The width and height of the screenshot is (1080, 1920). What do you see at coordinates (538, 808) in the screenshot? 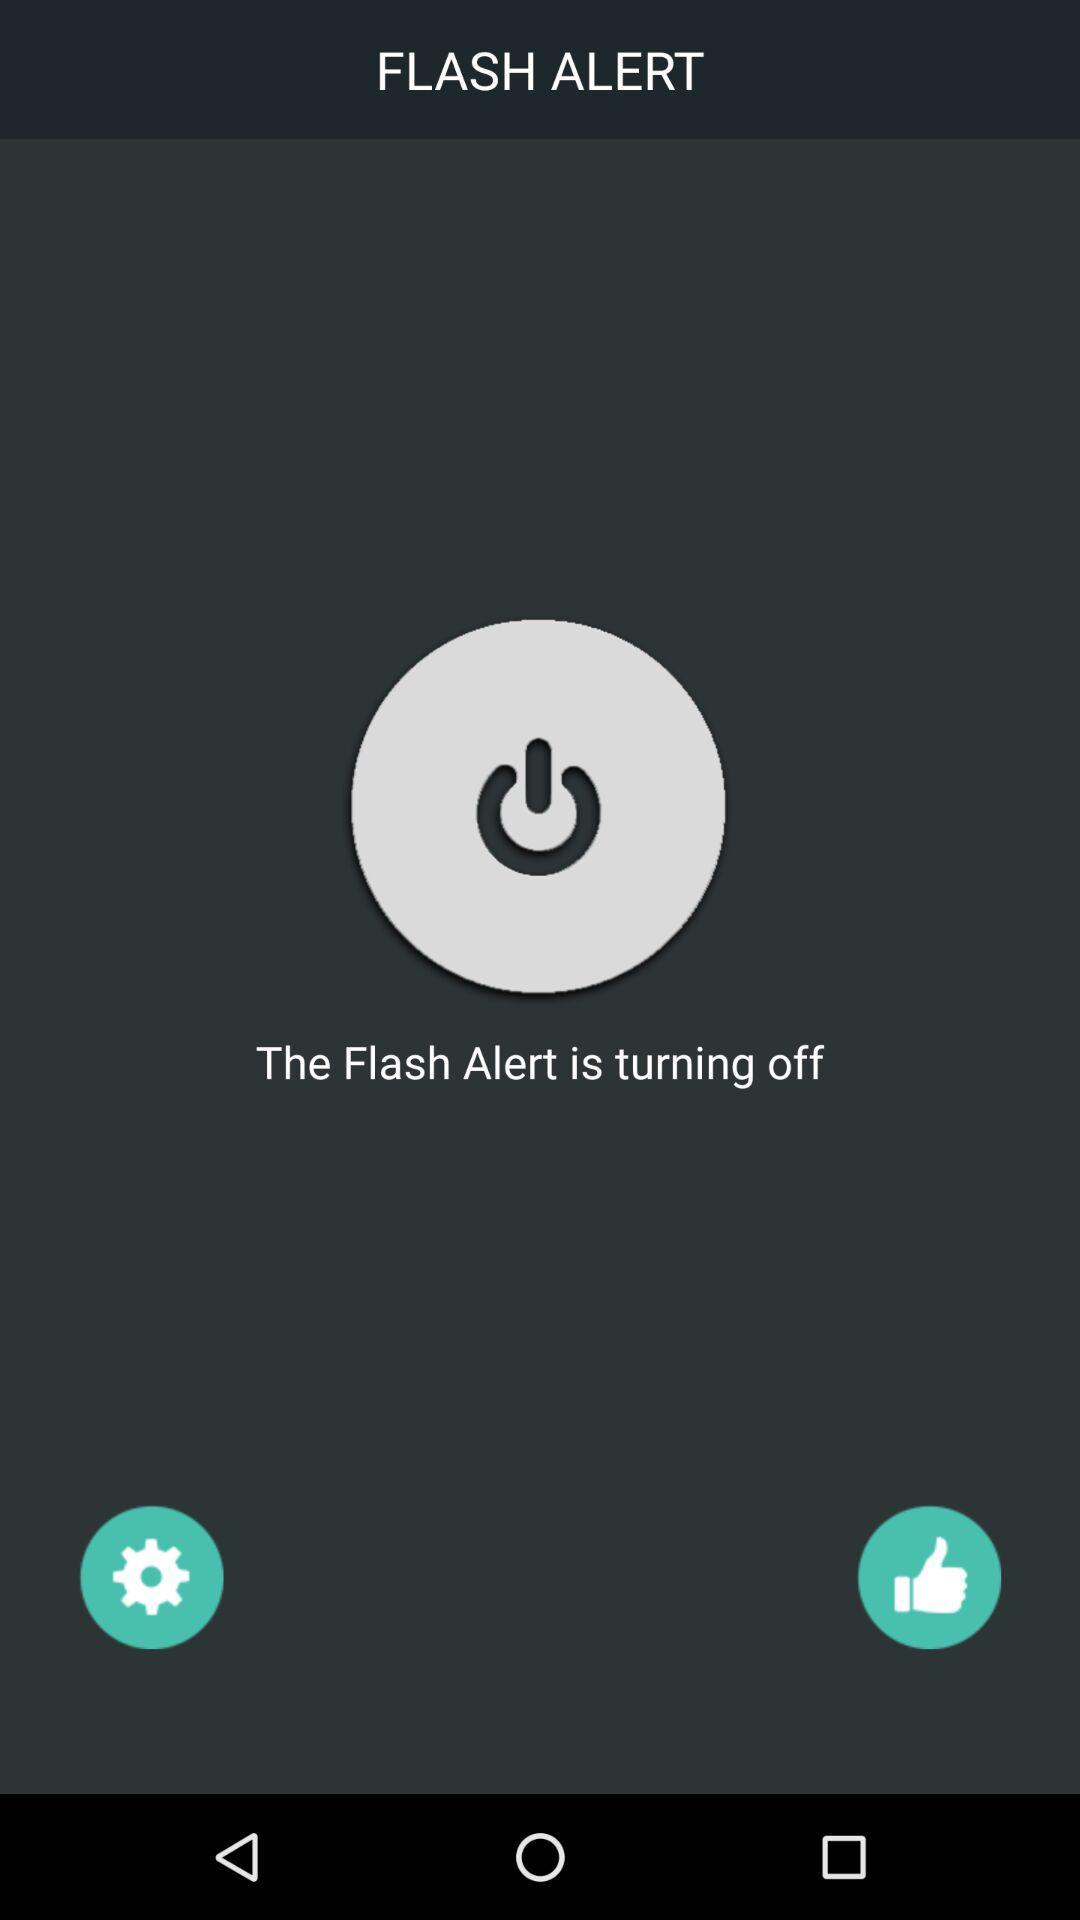
I see `power off` at bounding box center [538, 808].